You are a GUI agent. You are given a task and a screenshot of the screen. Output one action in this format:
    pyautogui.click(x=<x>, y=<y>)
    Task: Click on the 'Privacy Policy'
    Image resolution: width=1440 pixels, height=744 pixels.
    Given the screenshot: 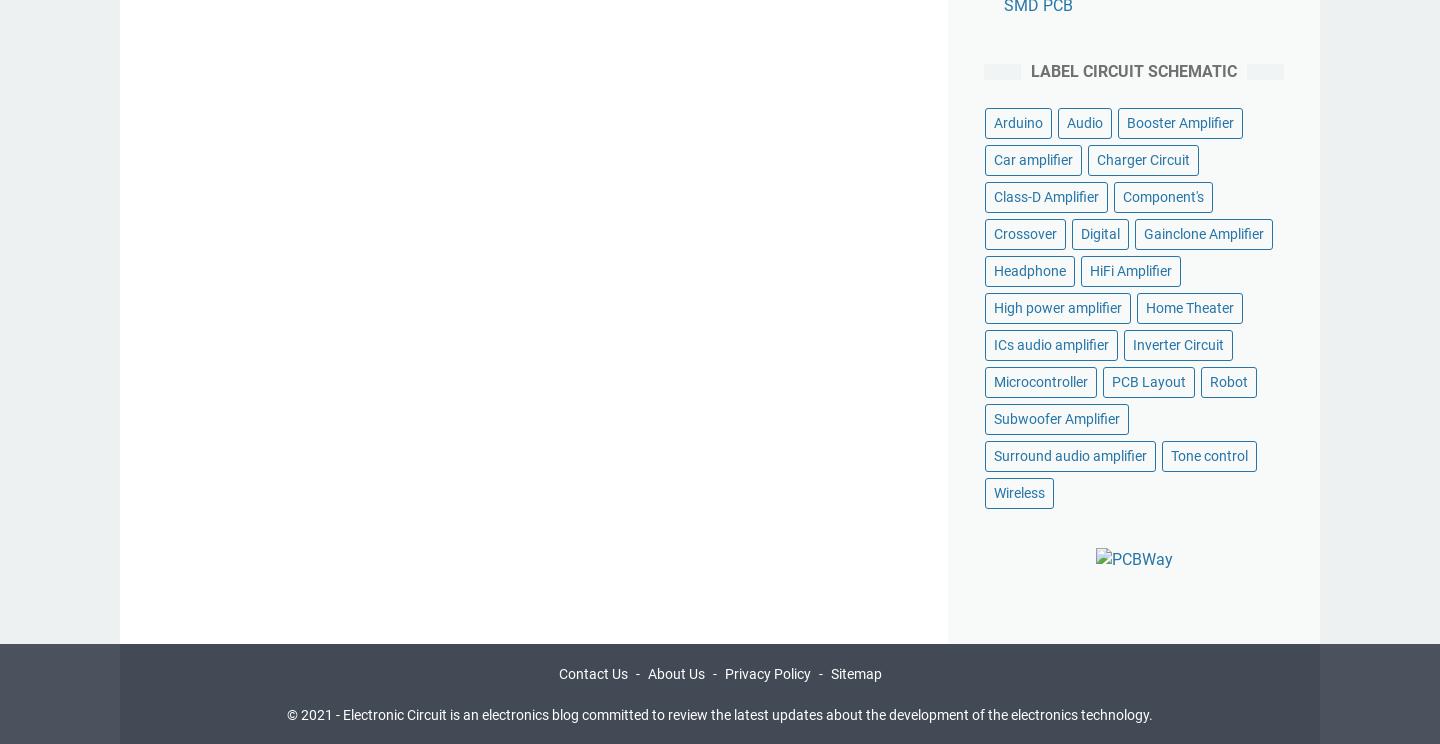 What is the action you would take?
    pyautogui.click(x=723, y=672)
    